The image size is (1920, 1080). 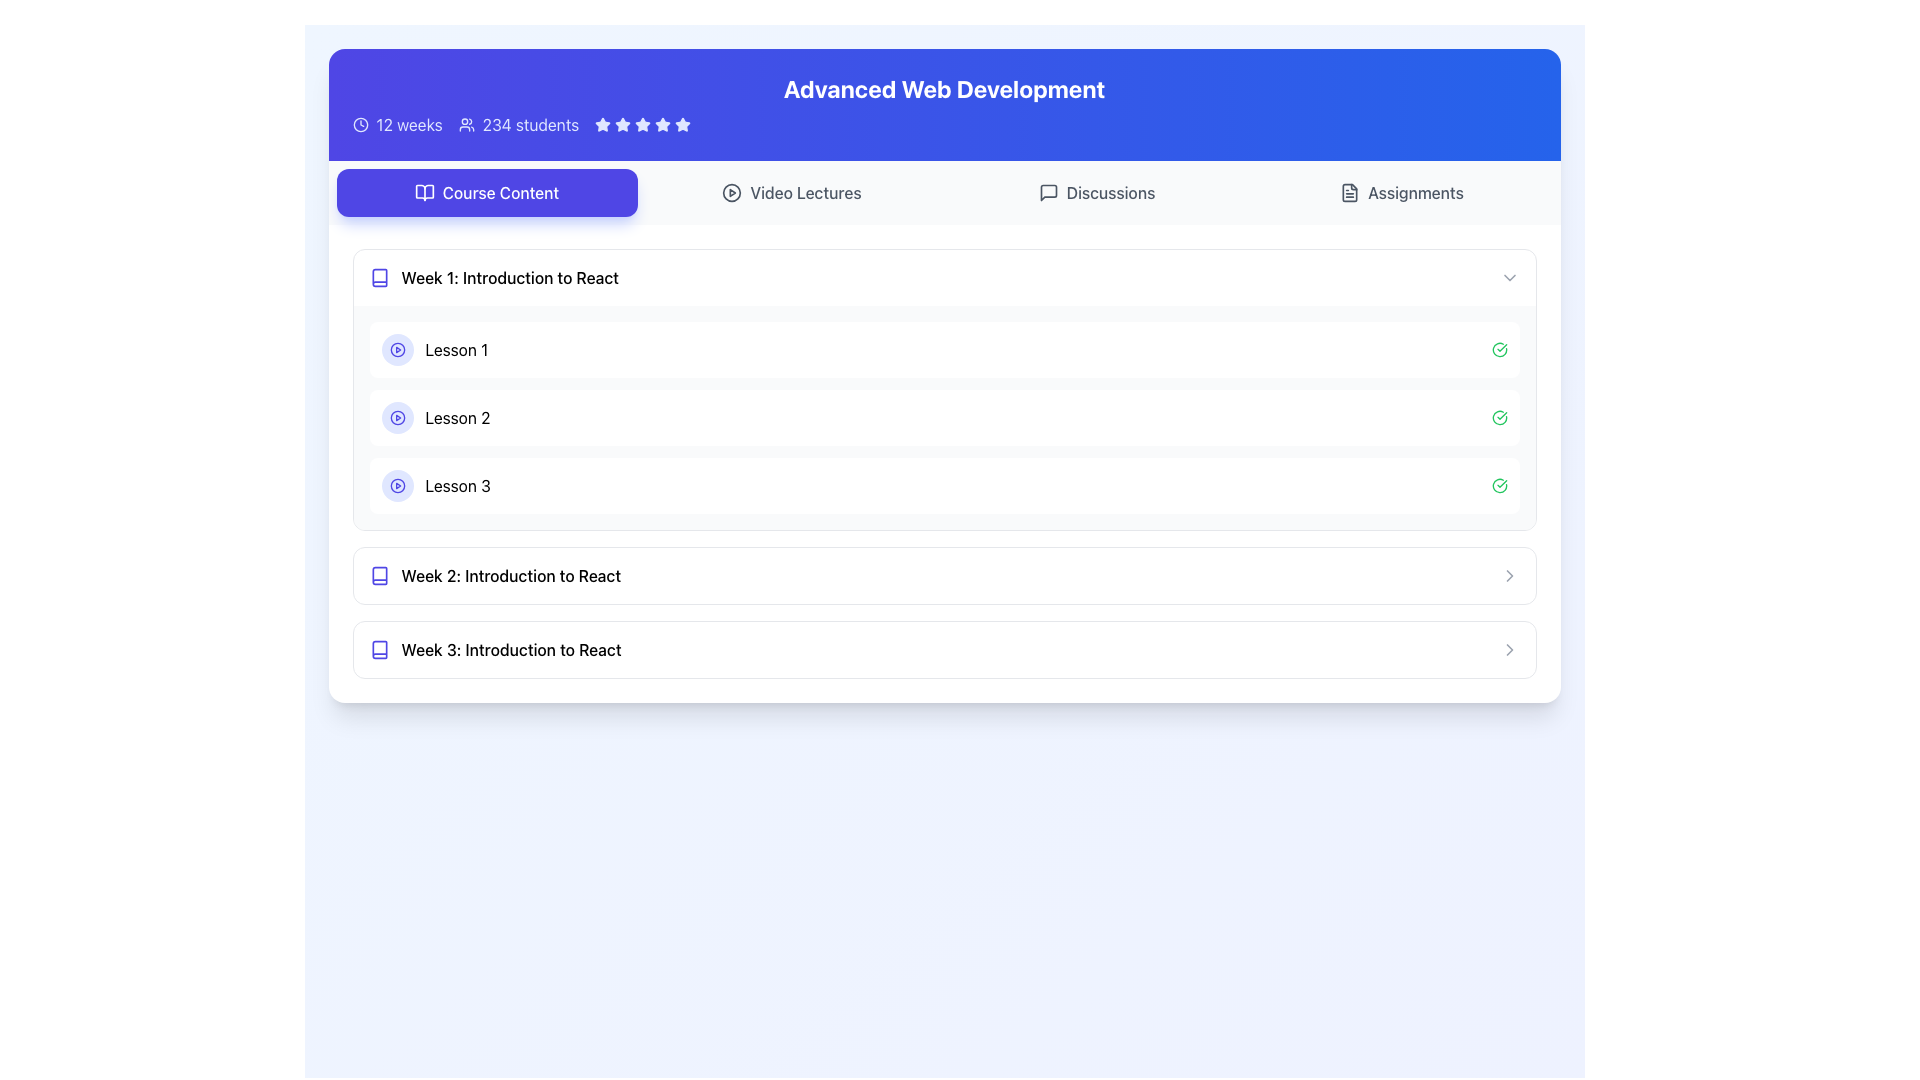 What do you see at coordinates (1096, 192) in the screenshot?
I see `the discussions button, which is the third button from the left in the row containing 'Course Content', 'Video Lectures', and 'Assignments'` at bounding box center [1096, 192].